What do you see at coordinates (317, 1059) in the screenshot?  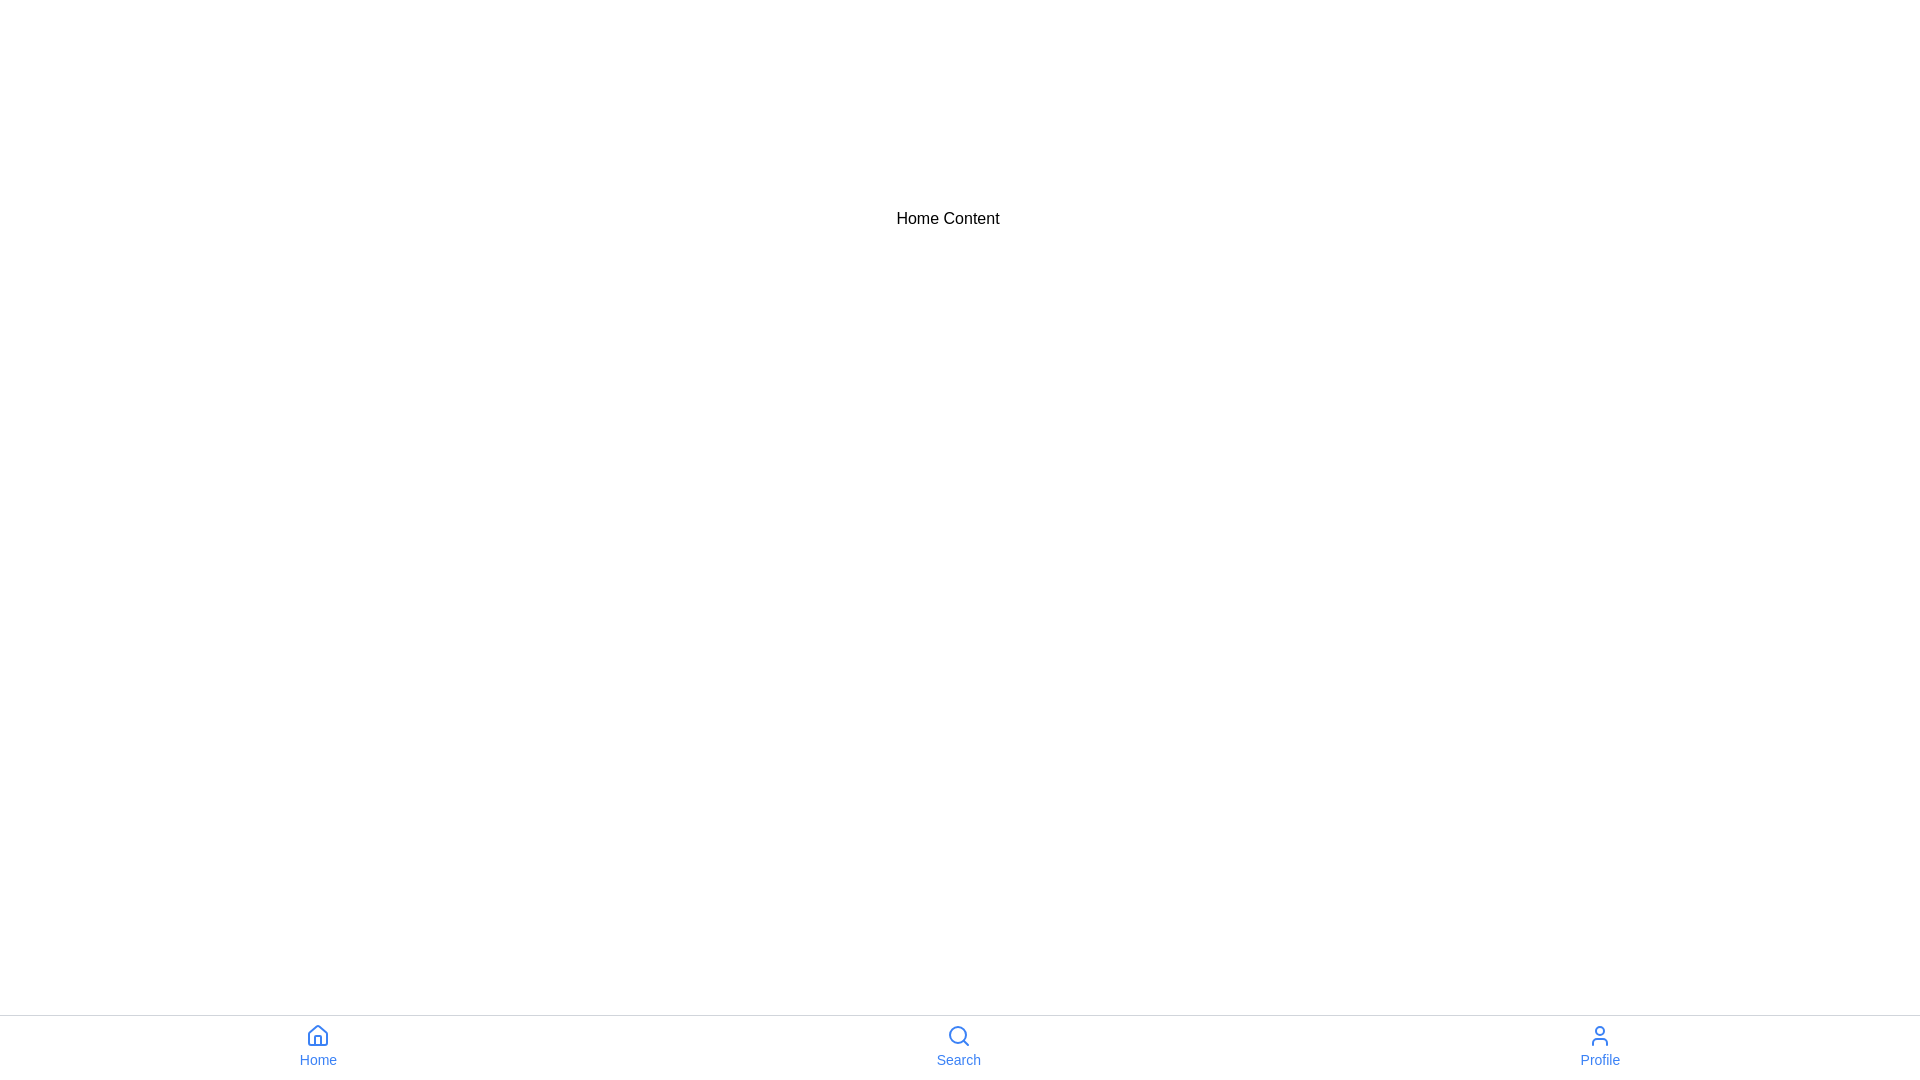 I see `'Home' navigation text label located in the bottom navigation bar, which is identified by its central position and proximity to a house icon above it` at bounding box center [317, 1059].